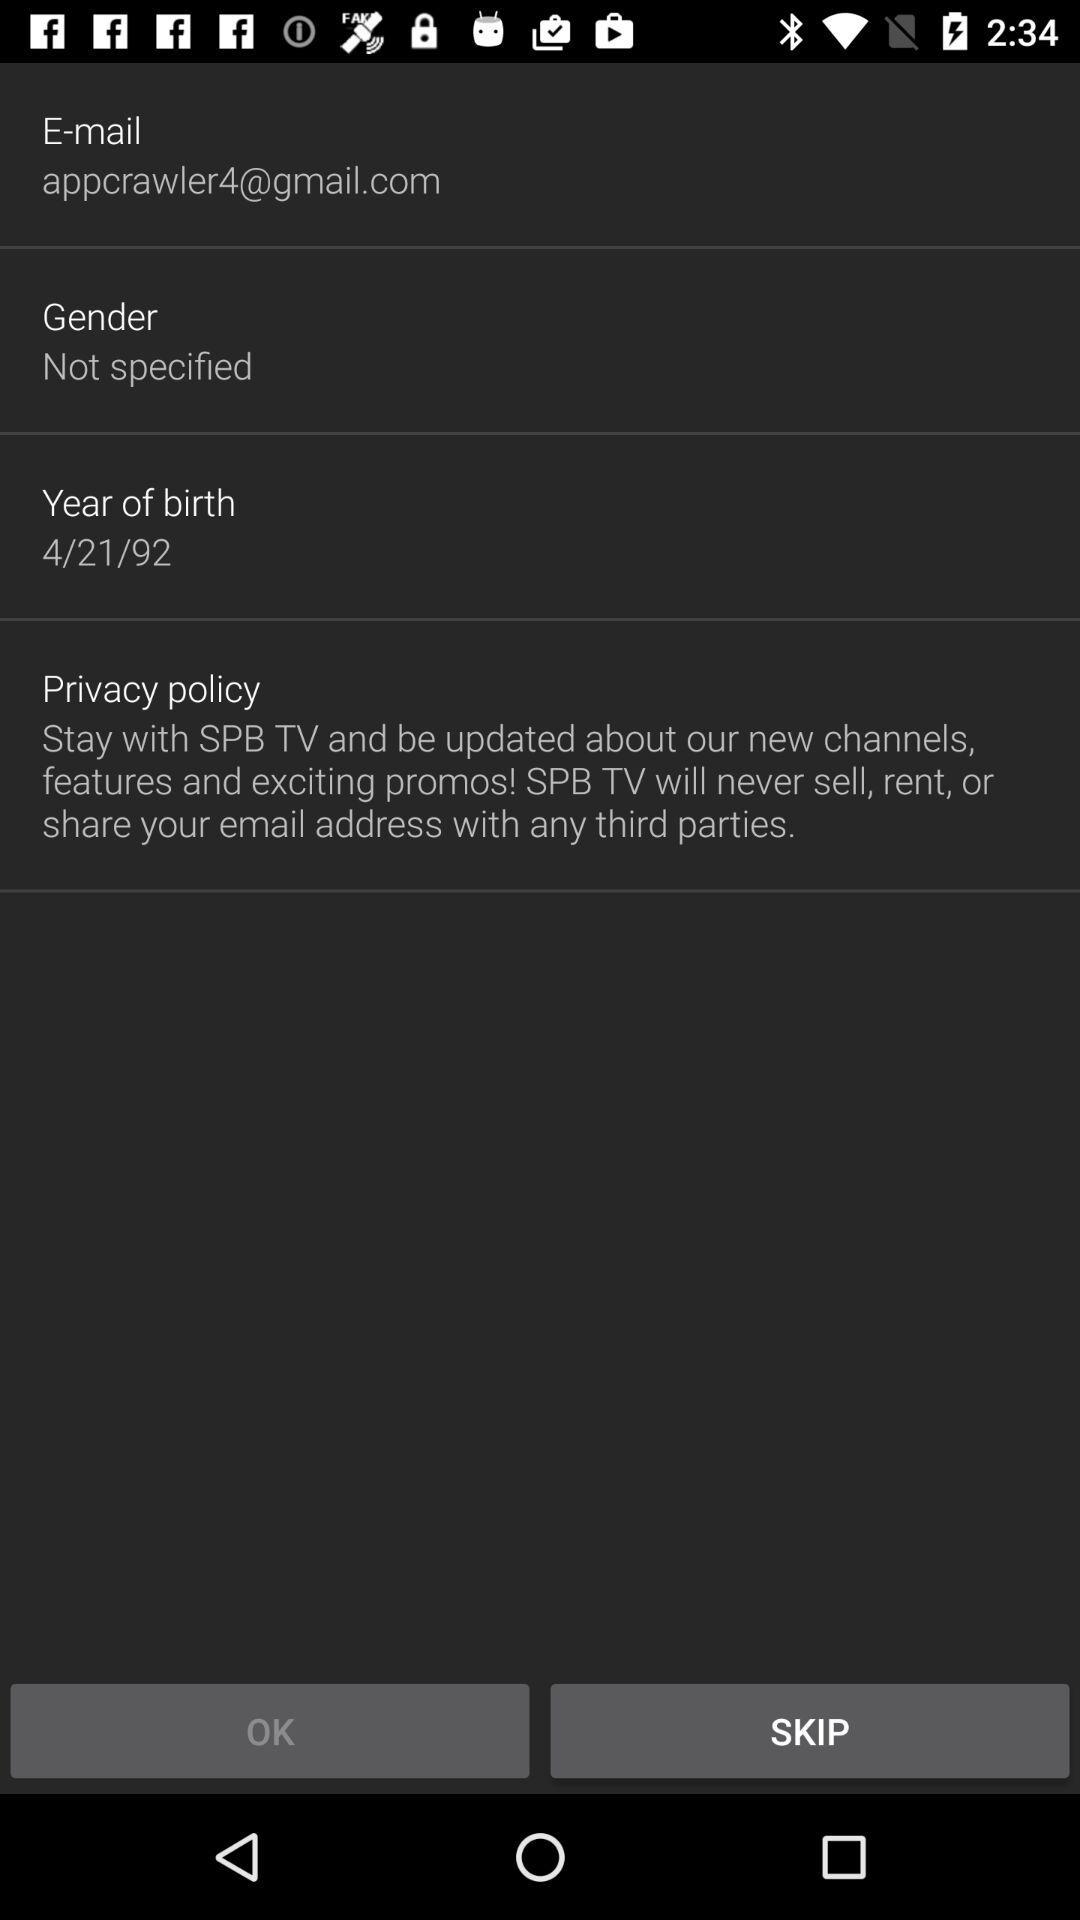  Describe the element at coordinates (91, 128) in the screenshot. I see `e-mail item` at that location.